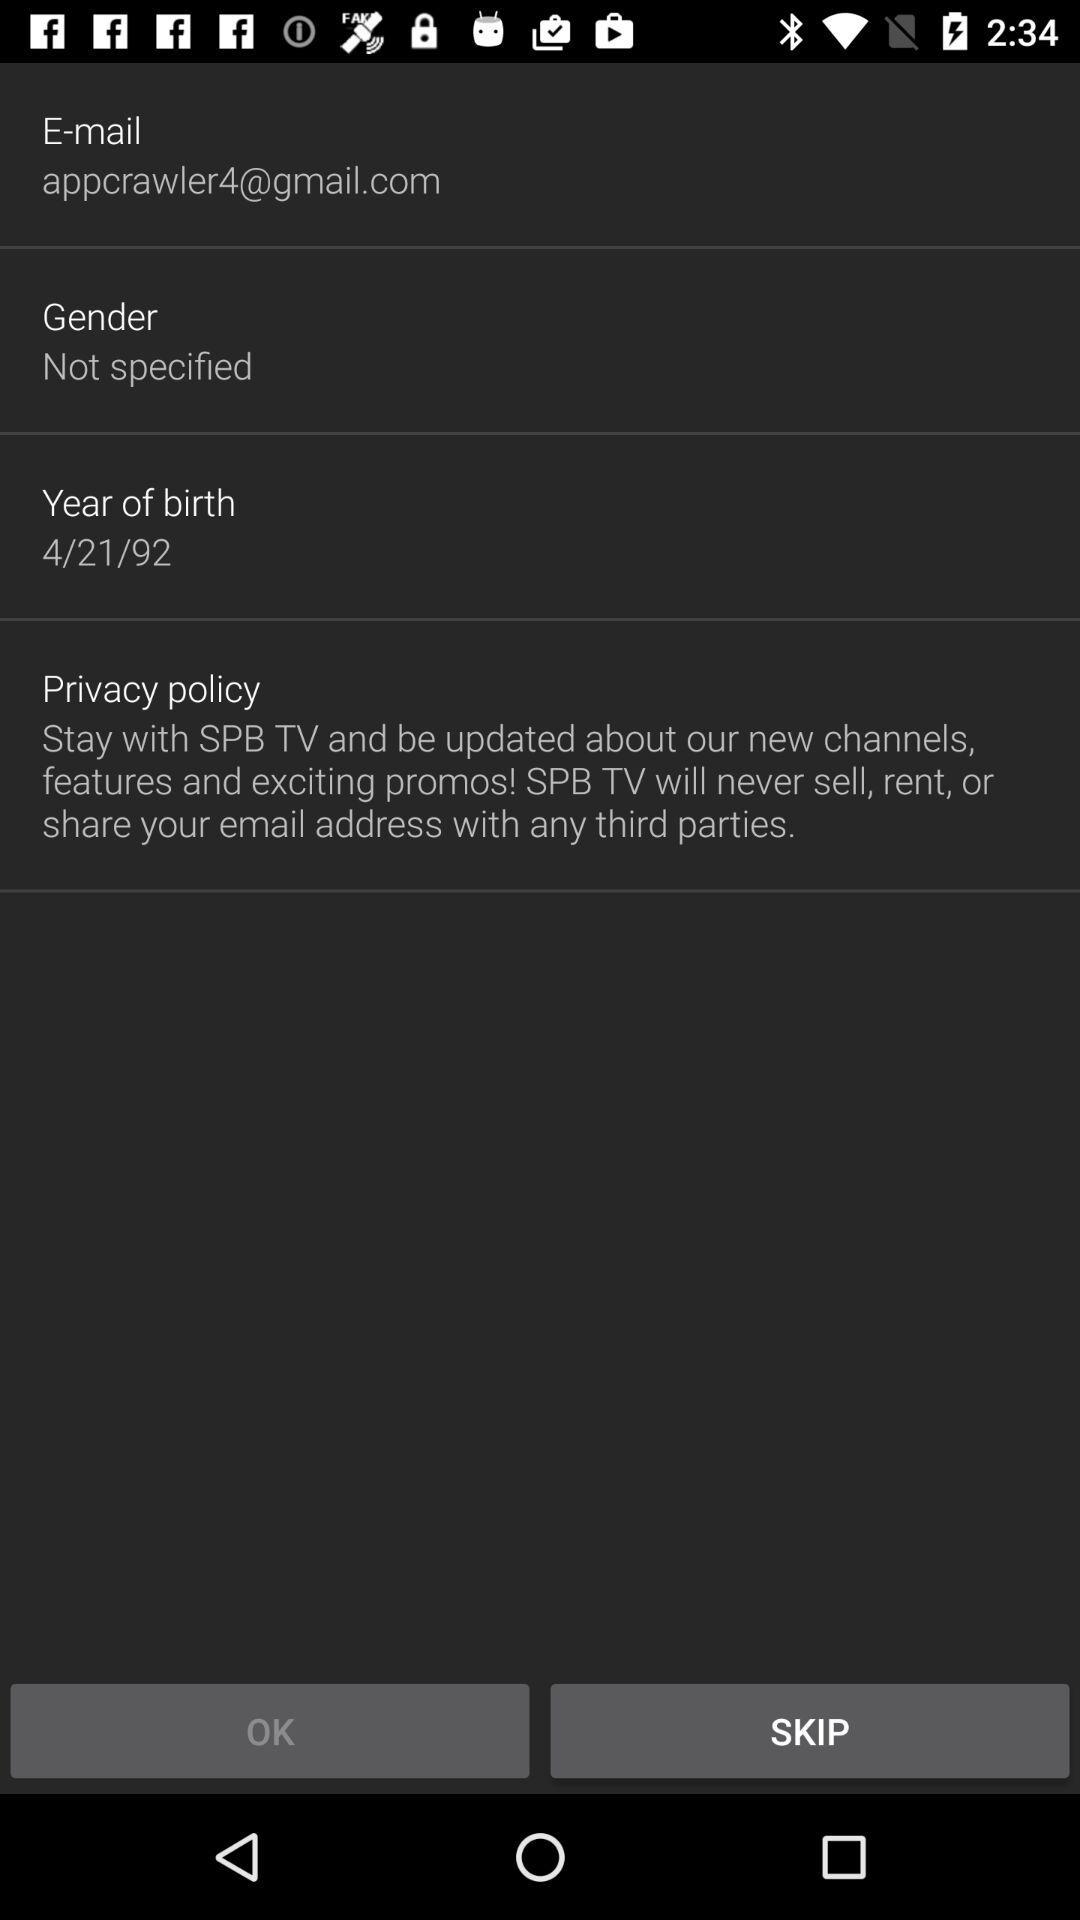  Describe the element at coordinates (91, 128) in the screenshot. I see `e-mail item` at that location.